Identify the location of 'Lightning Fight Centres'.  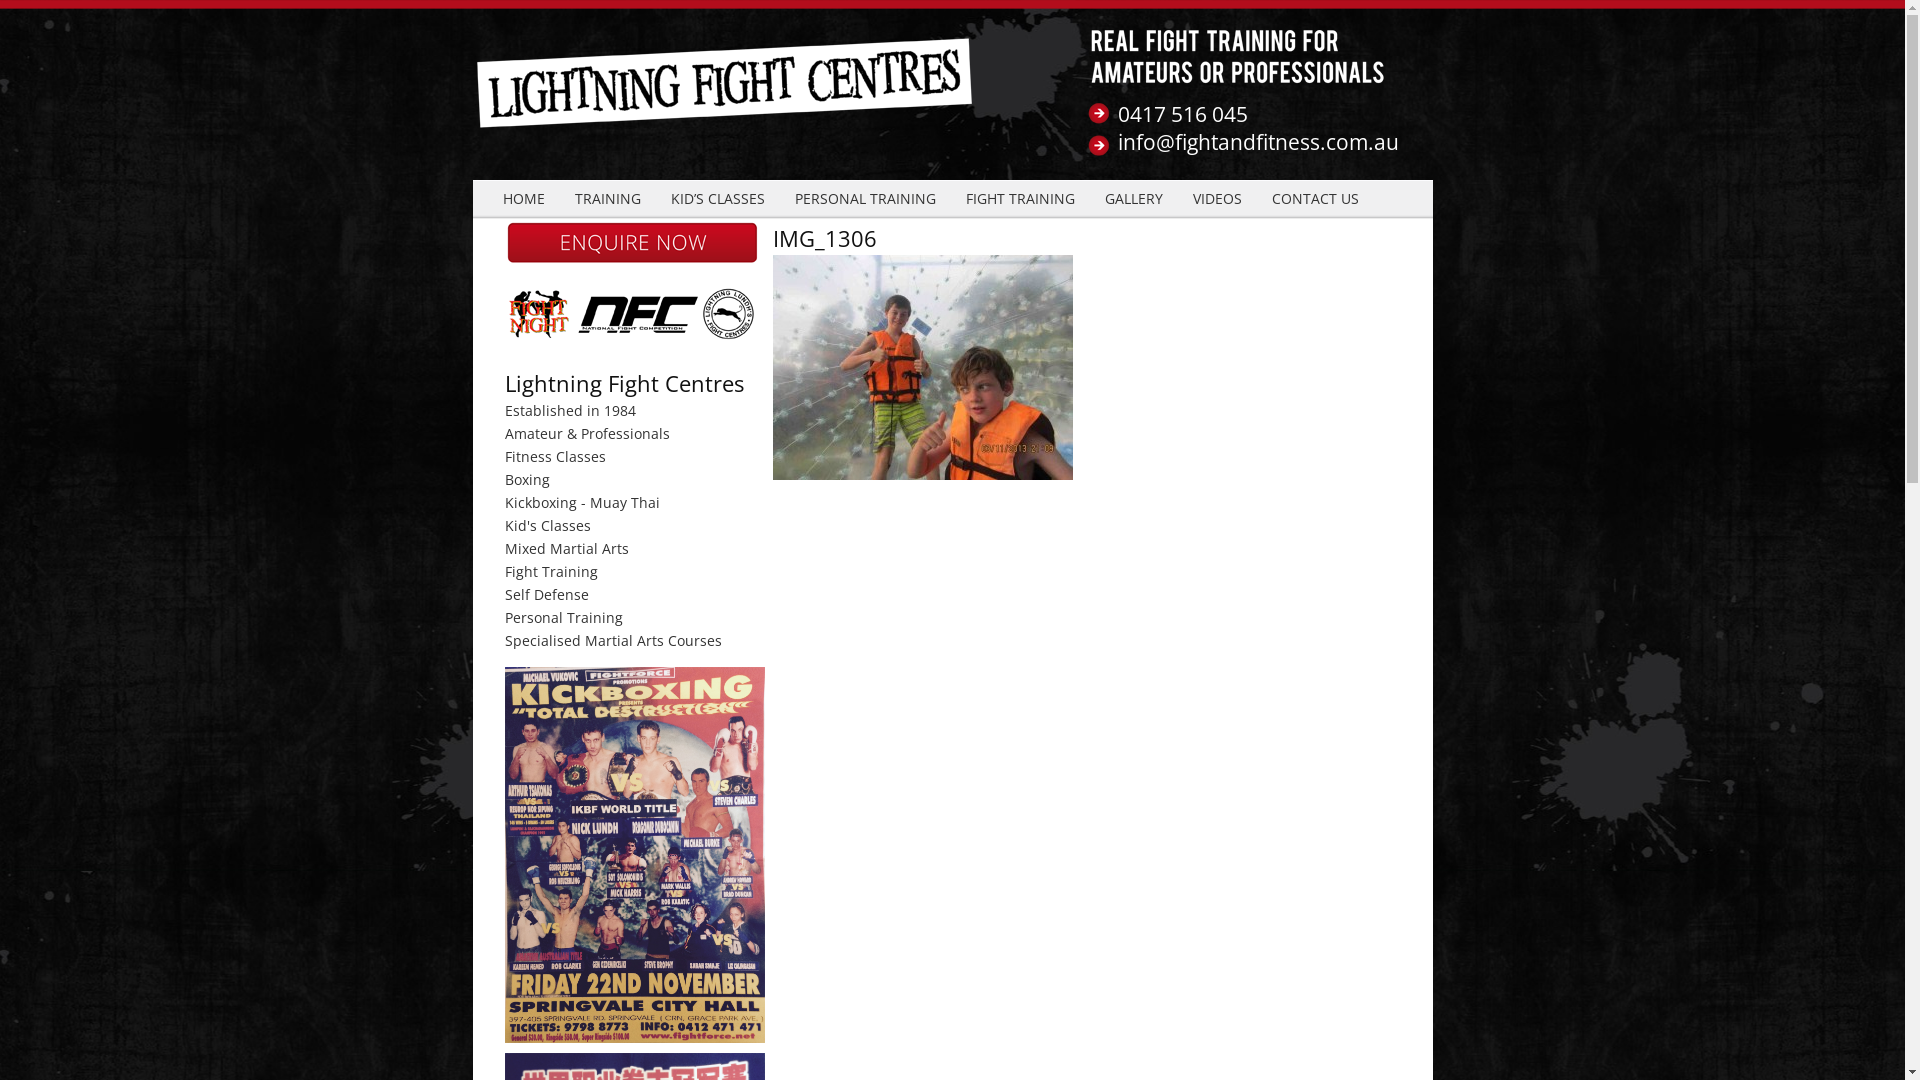
(724, 97).